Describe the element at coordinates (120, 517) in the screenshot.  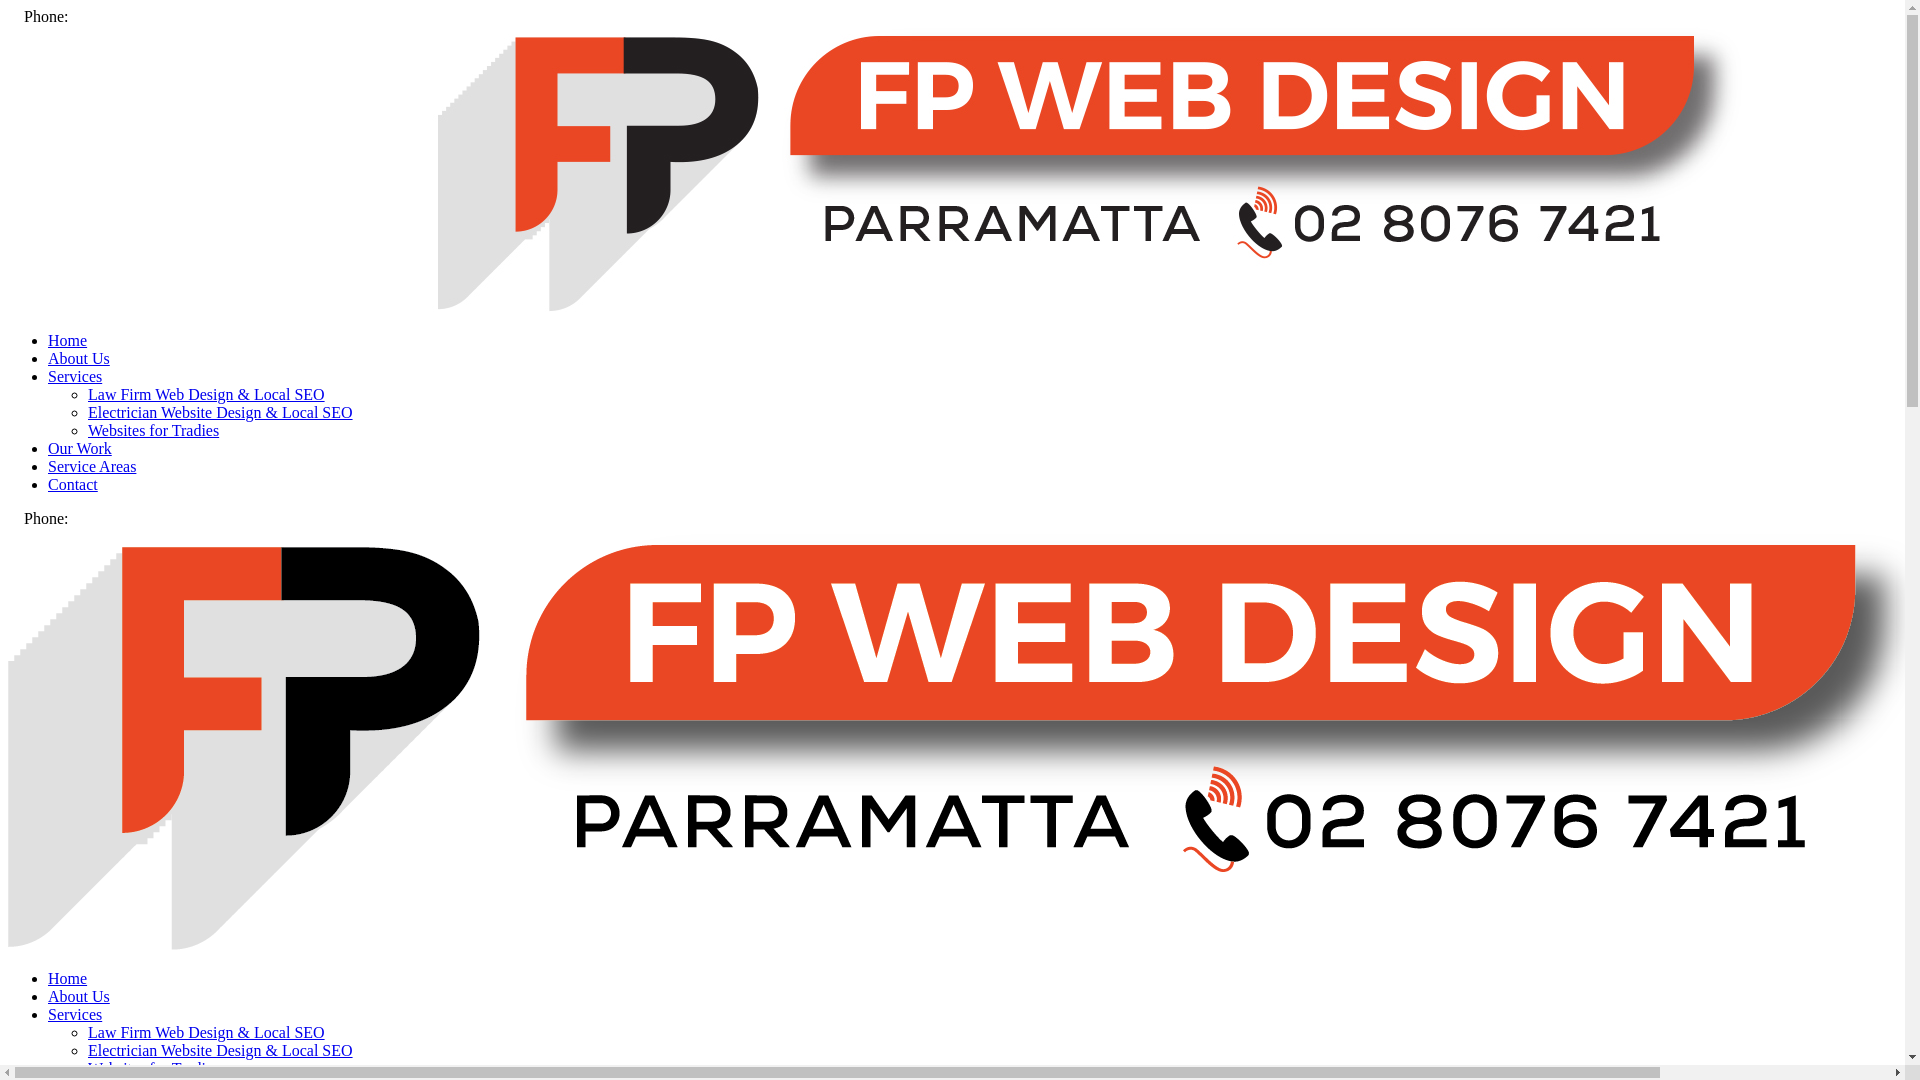
I see `'(02) 8076 7421'` at that location.